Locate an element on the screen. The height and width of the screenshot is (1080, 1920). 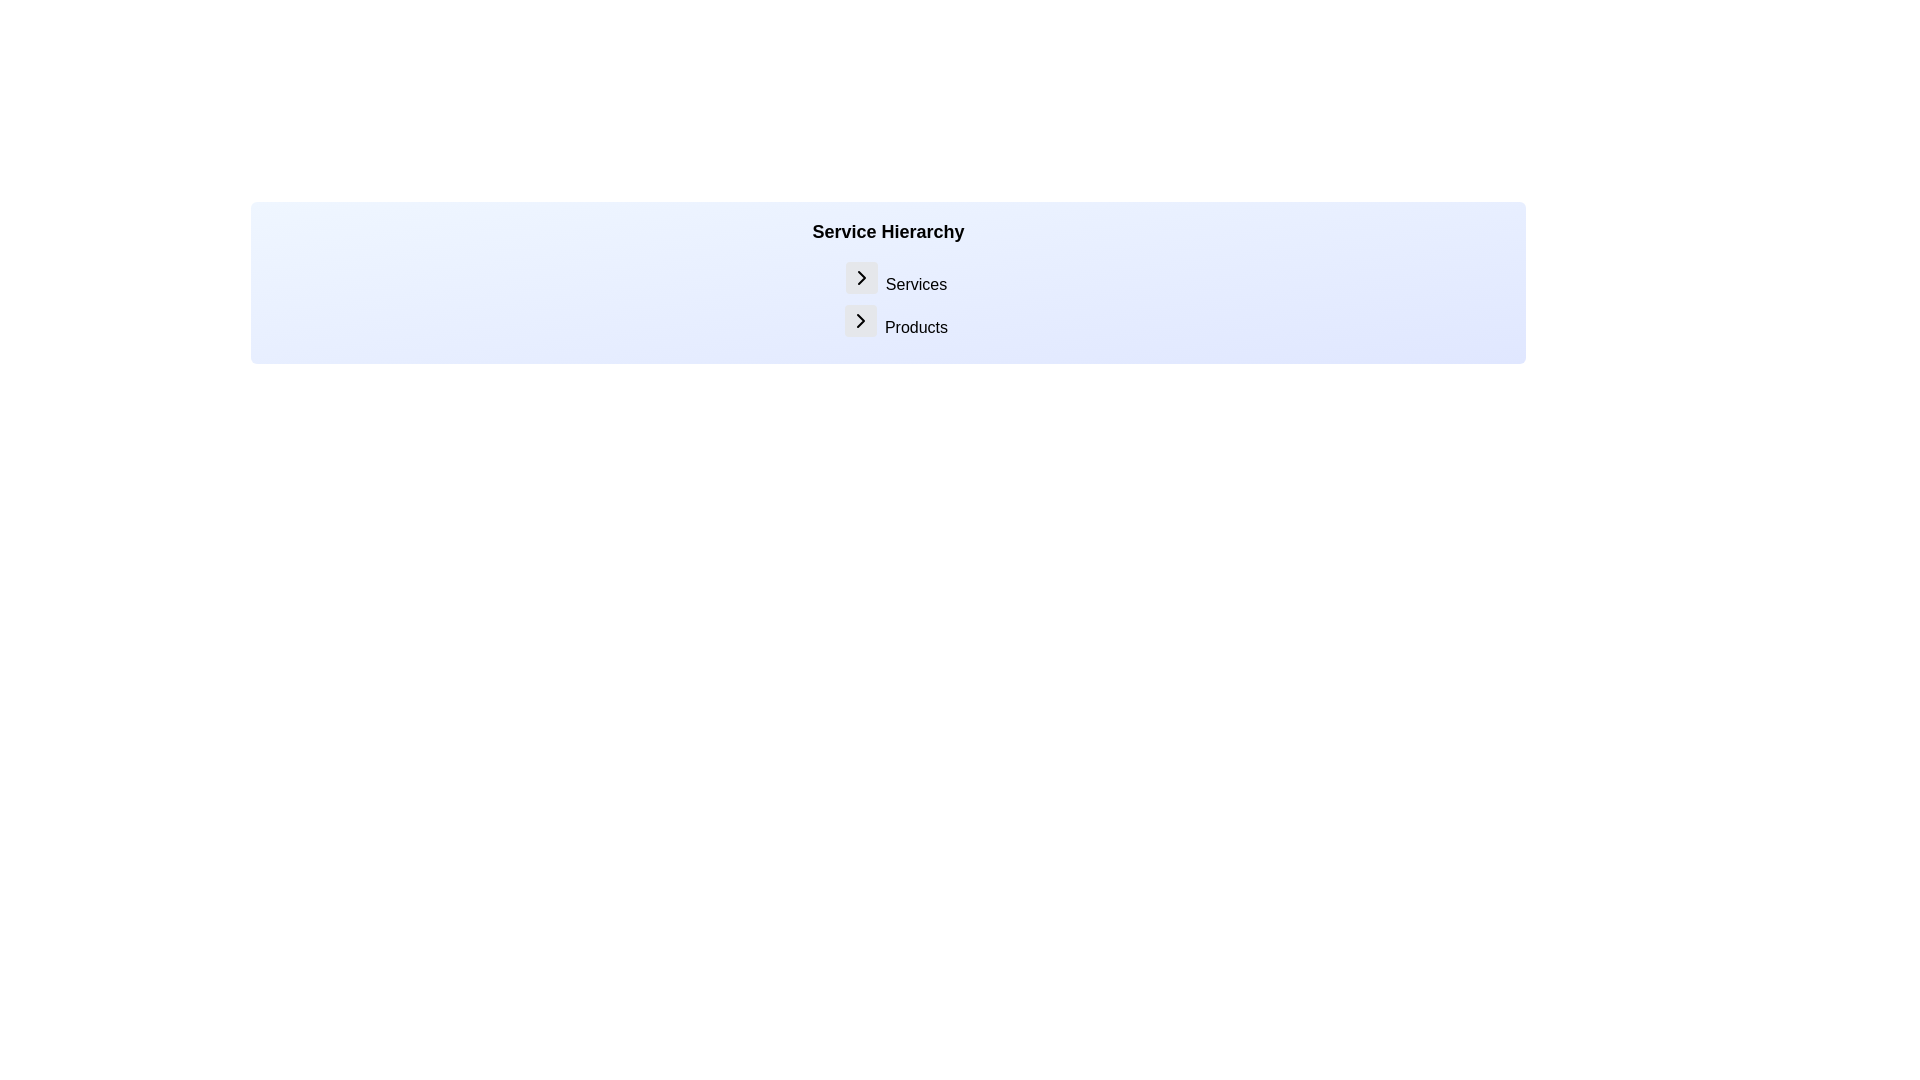
text from the bold label displaying 'Service Hierarchy', which is prominently styled as a section header is located at coordinates (887, 230).